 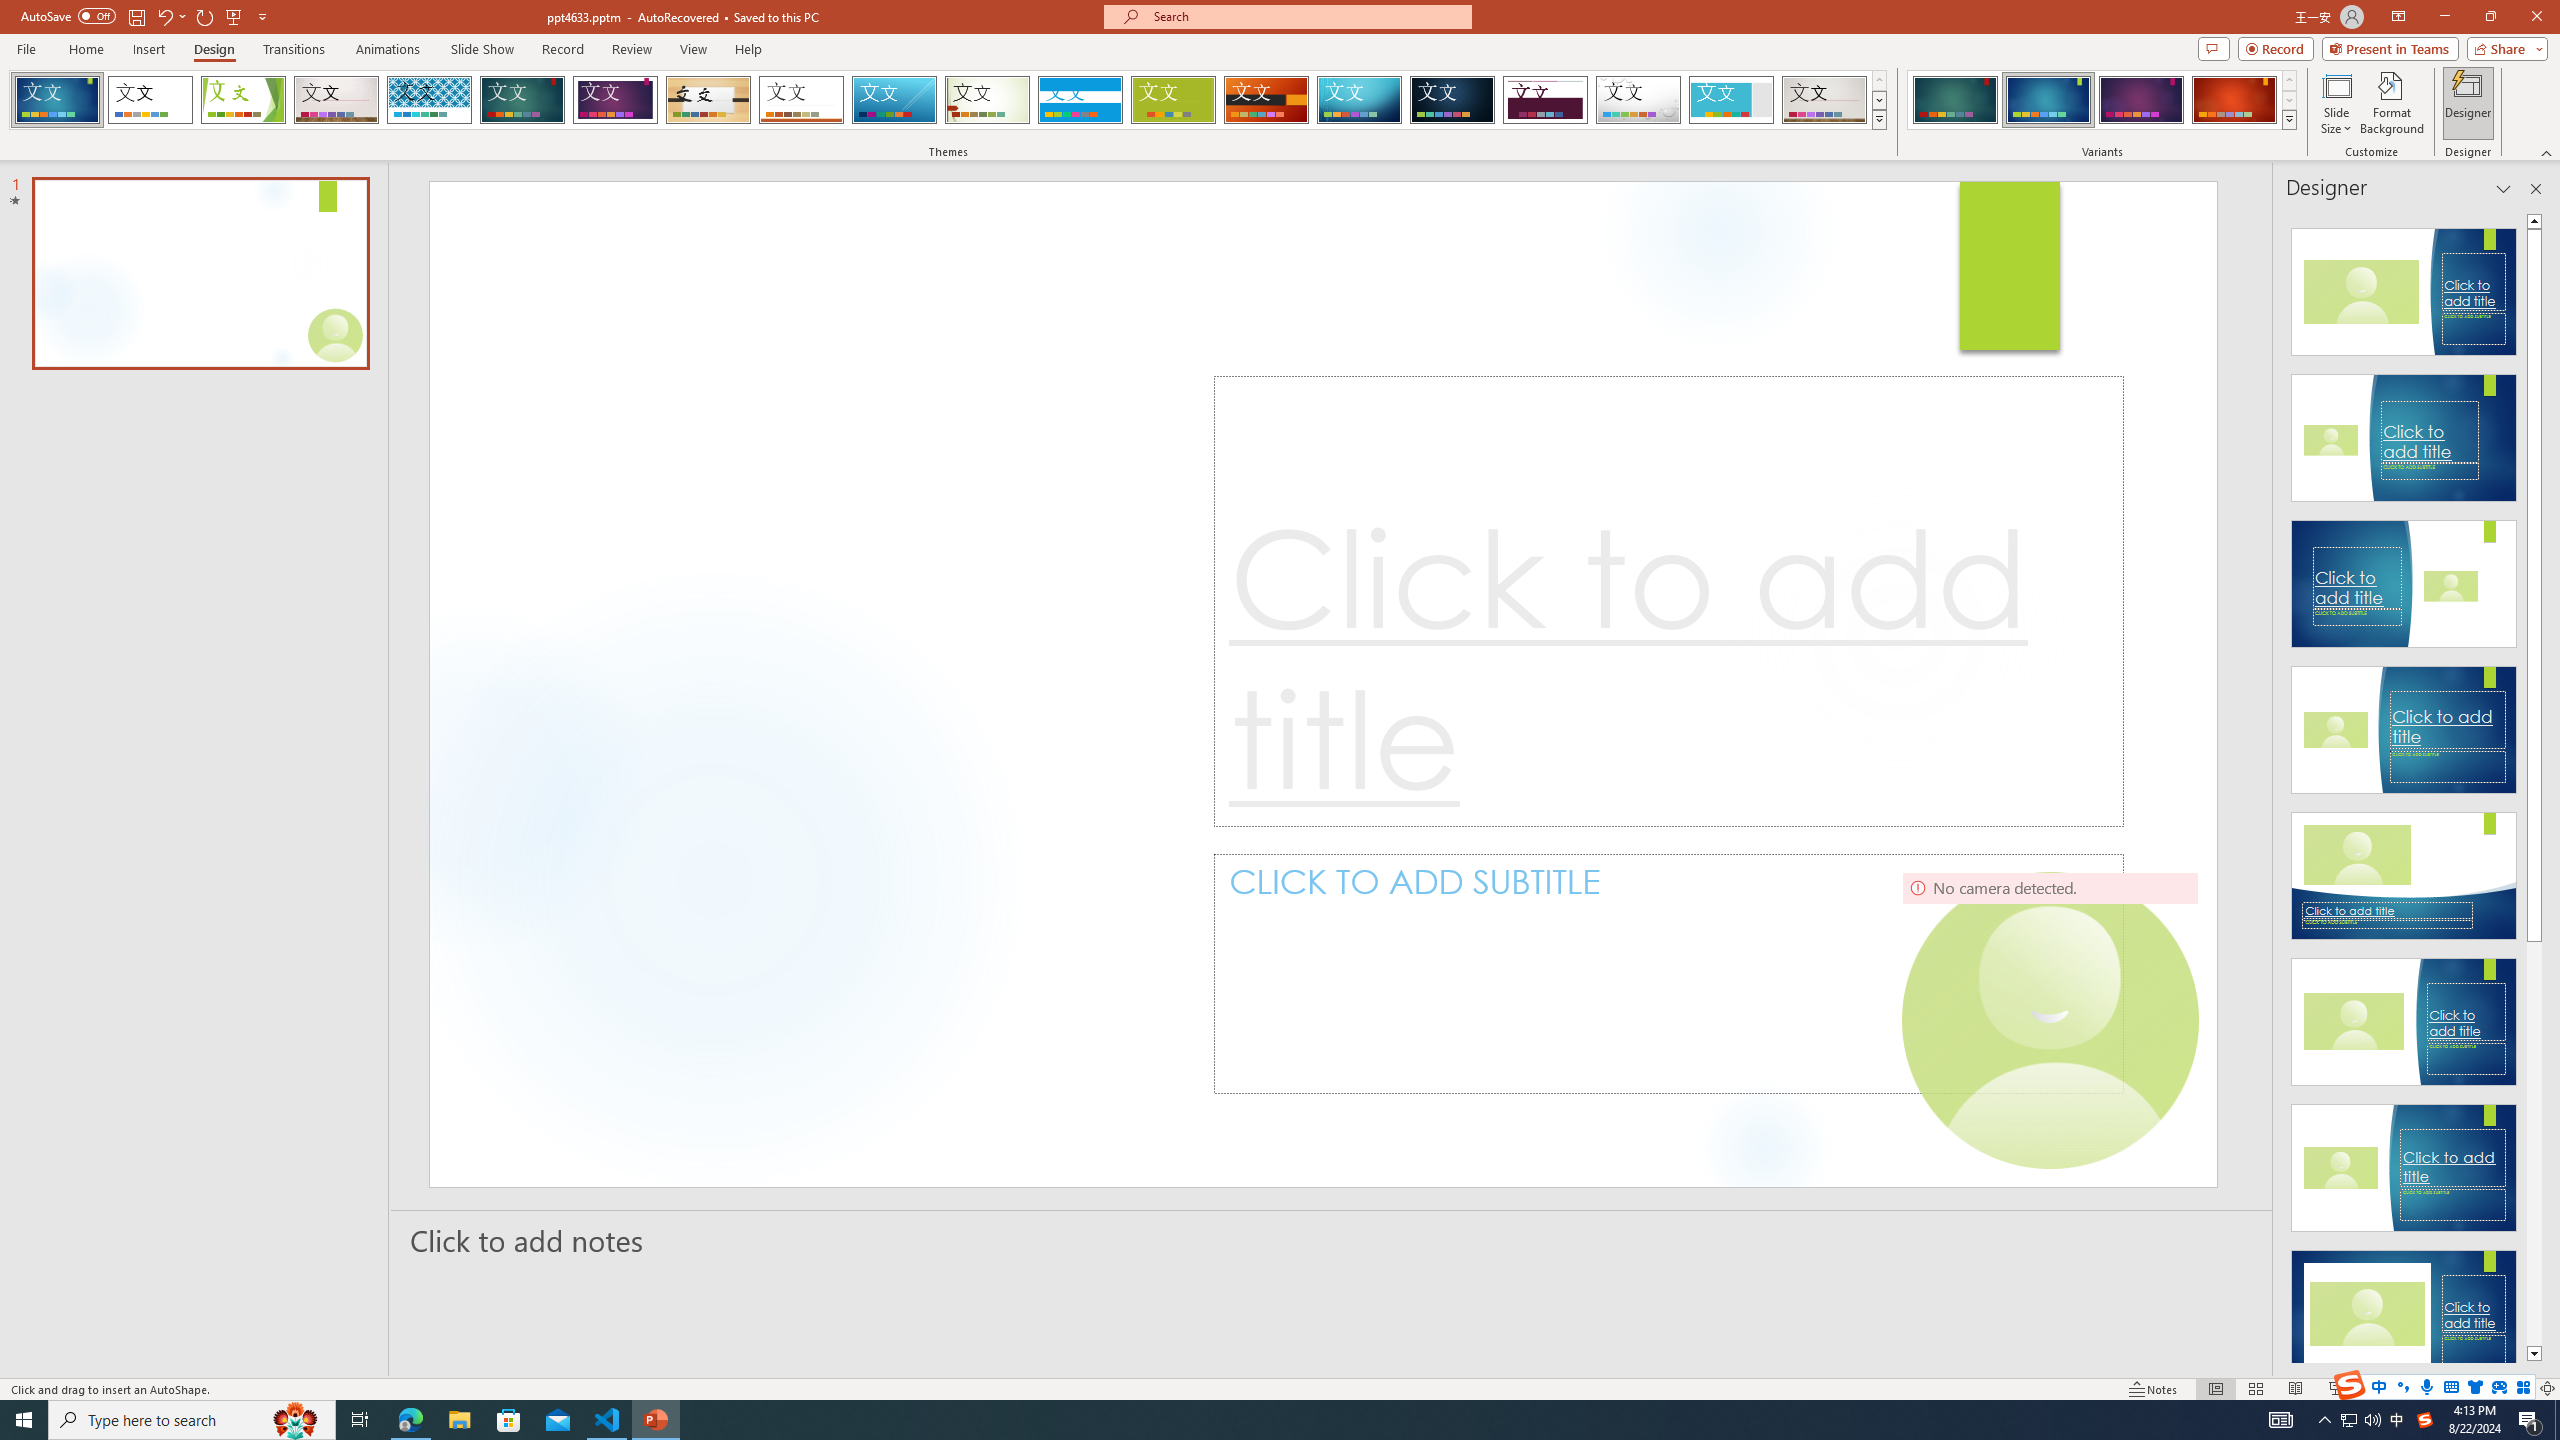 What do you see at coordinates (2103, 99) in the screenshot?
I see `'AutomationID: ThemeVariantsGallery'` at bounding box center [2103, 99].